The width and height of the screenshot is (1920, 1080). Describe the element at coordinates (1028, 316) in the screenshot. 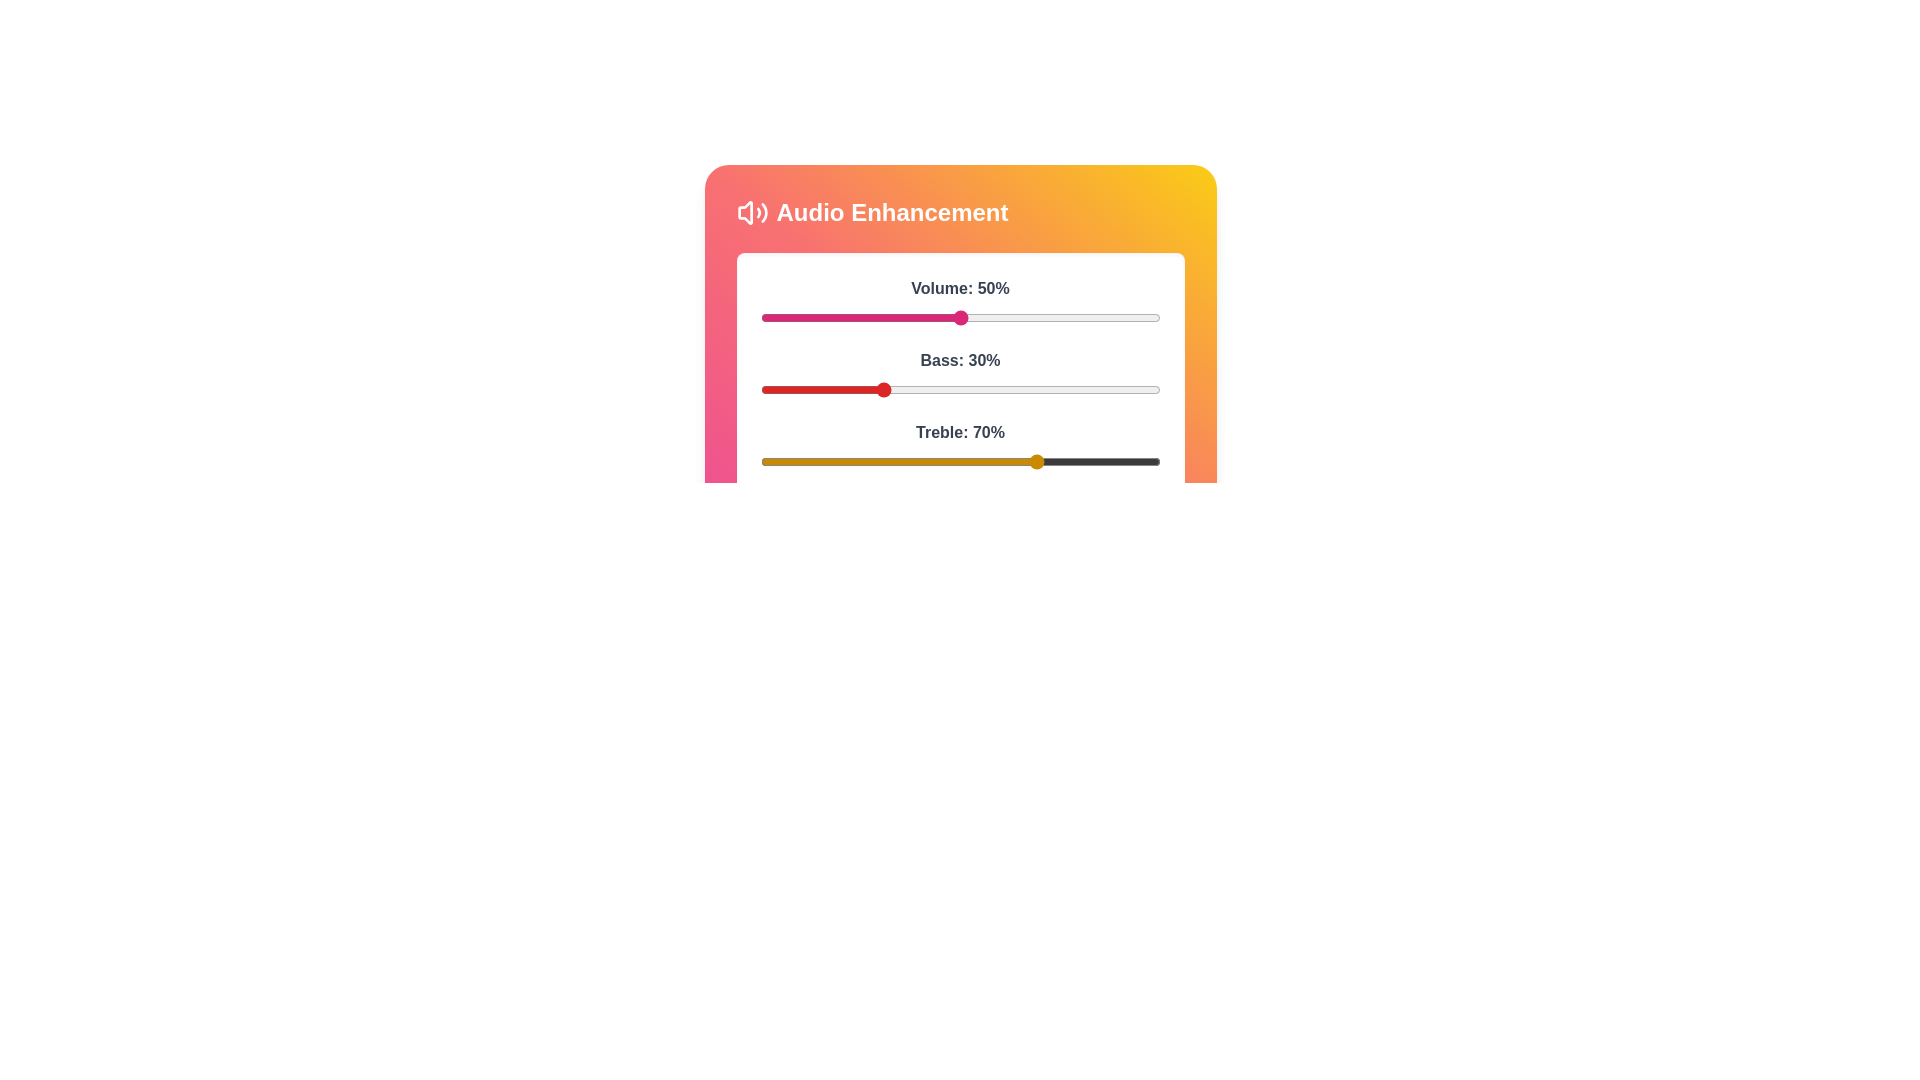

I see `the volume` at that location.